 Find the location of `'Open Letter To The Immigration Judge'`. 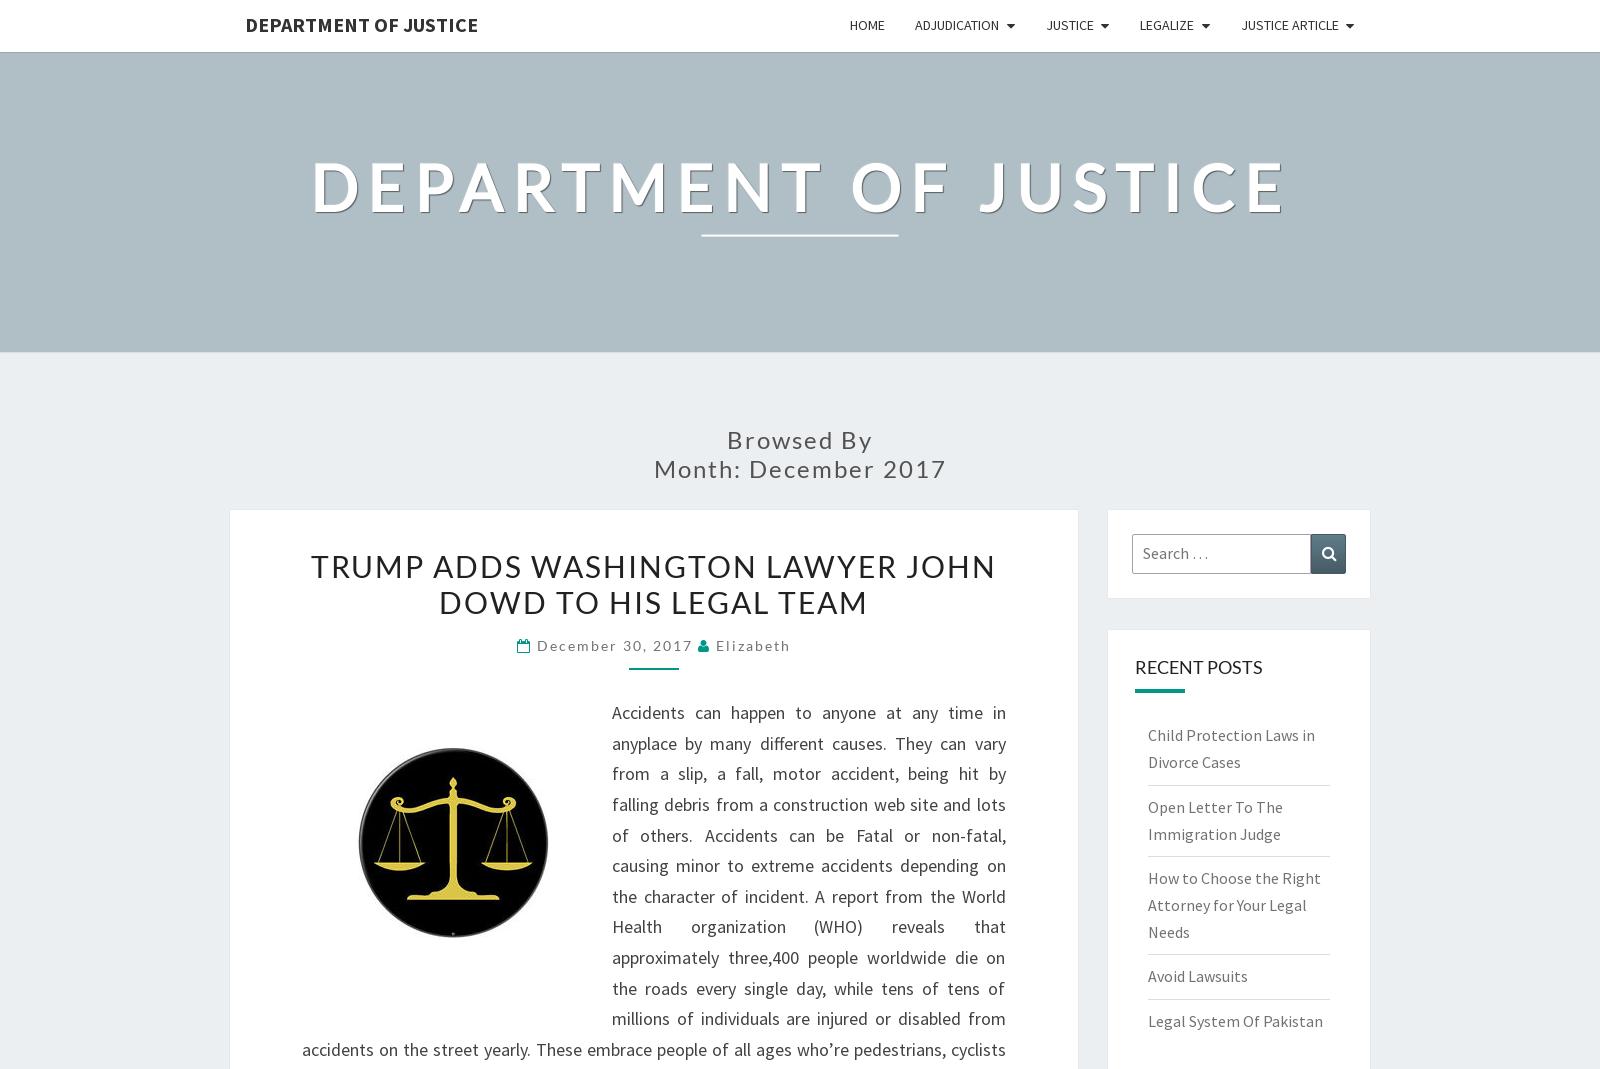

'Open Letter To The Immigration Judge' is located at coordinates (1213, 819).